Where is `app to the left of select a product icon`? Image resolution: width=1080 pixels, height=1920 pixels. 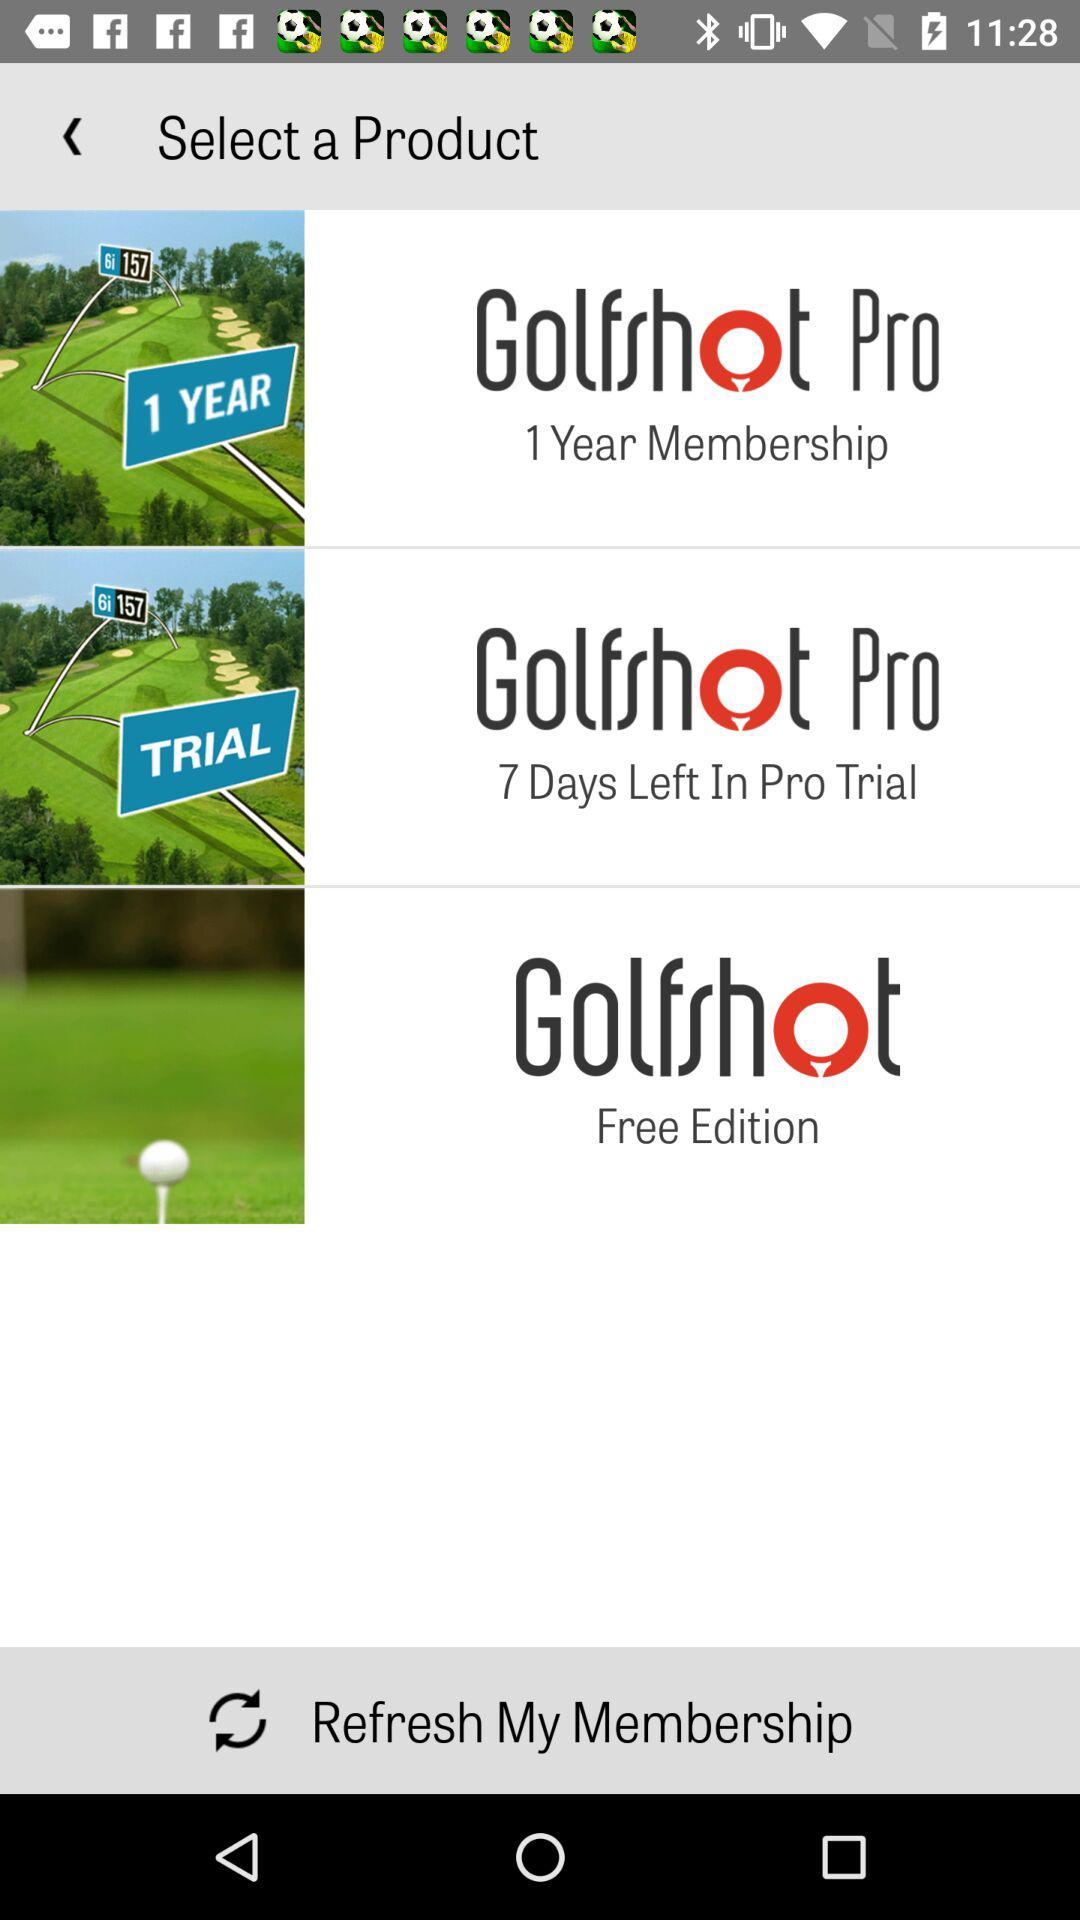
app to the left of select a product icon is located at coordinates (72, 135).